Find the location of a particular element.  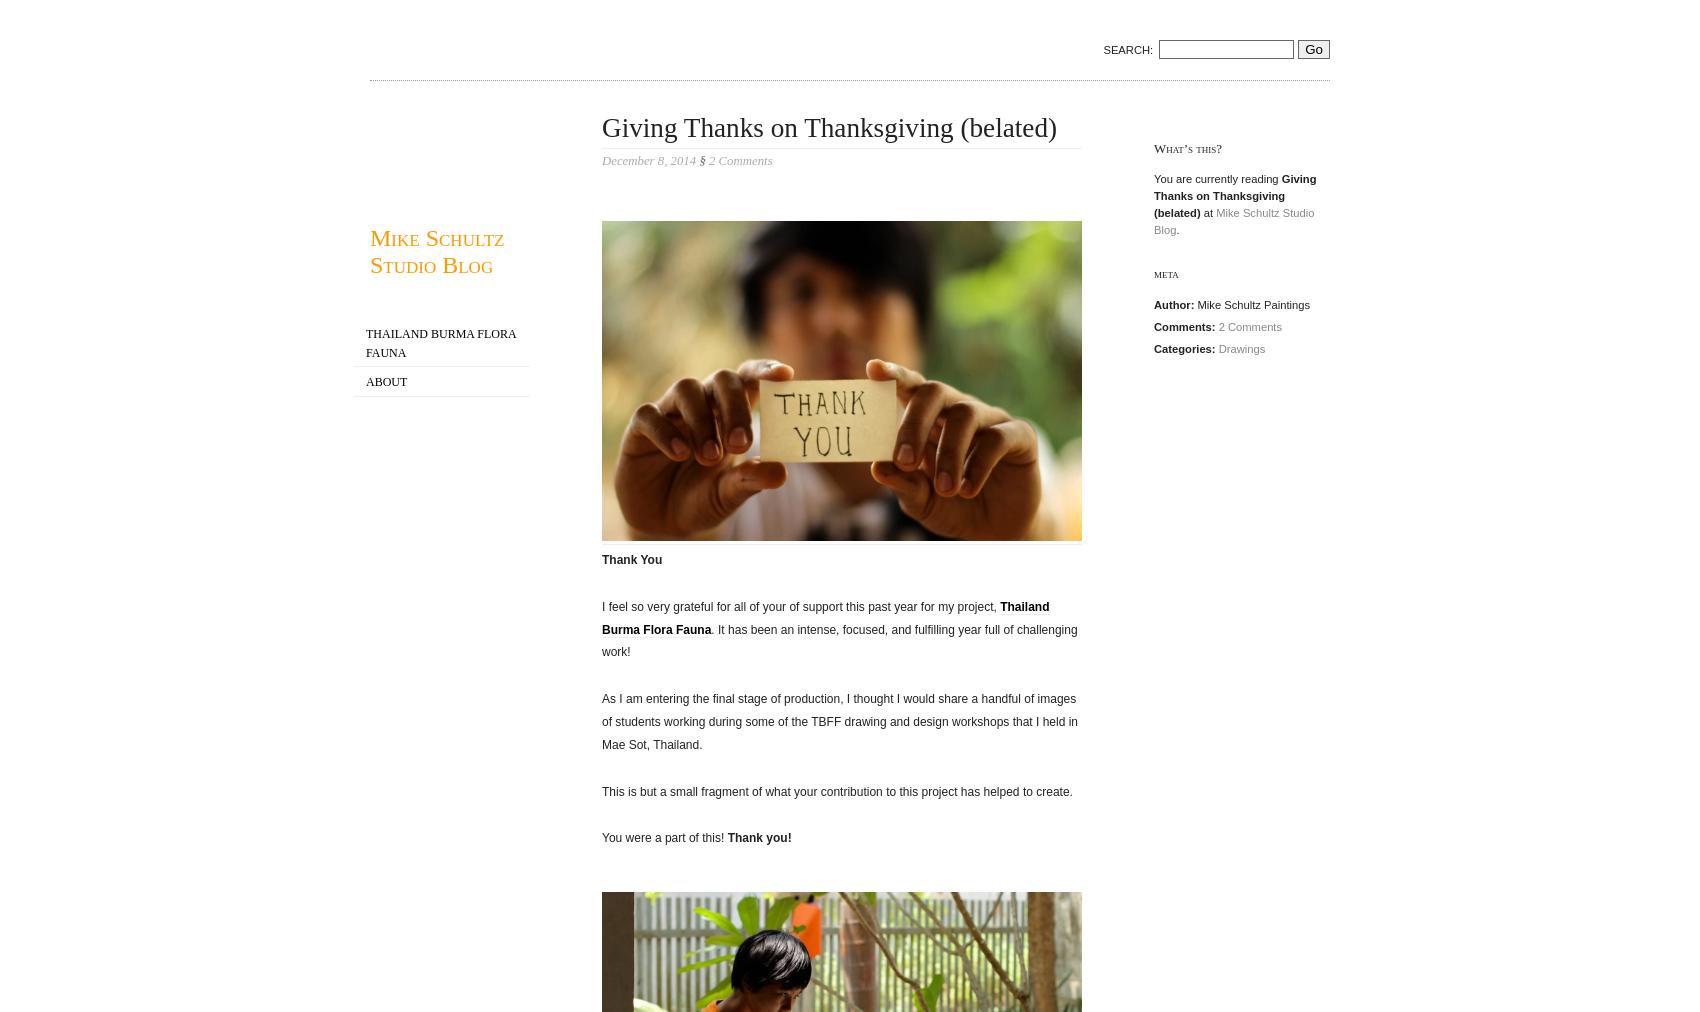

'Mike Schultz Studio Blog' is located at coordinates (368, 251).